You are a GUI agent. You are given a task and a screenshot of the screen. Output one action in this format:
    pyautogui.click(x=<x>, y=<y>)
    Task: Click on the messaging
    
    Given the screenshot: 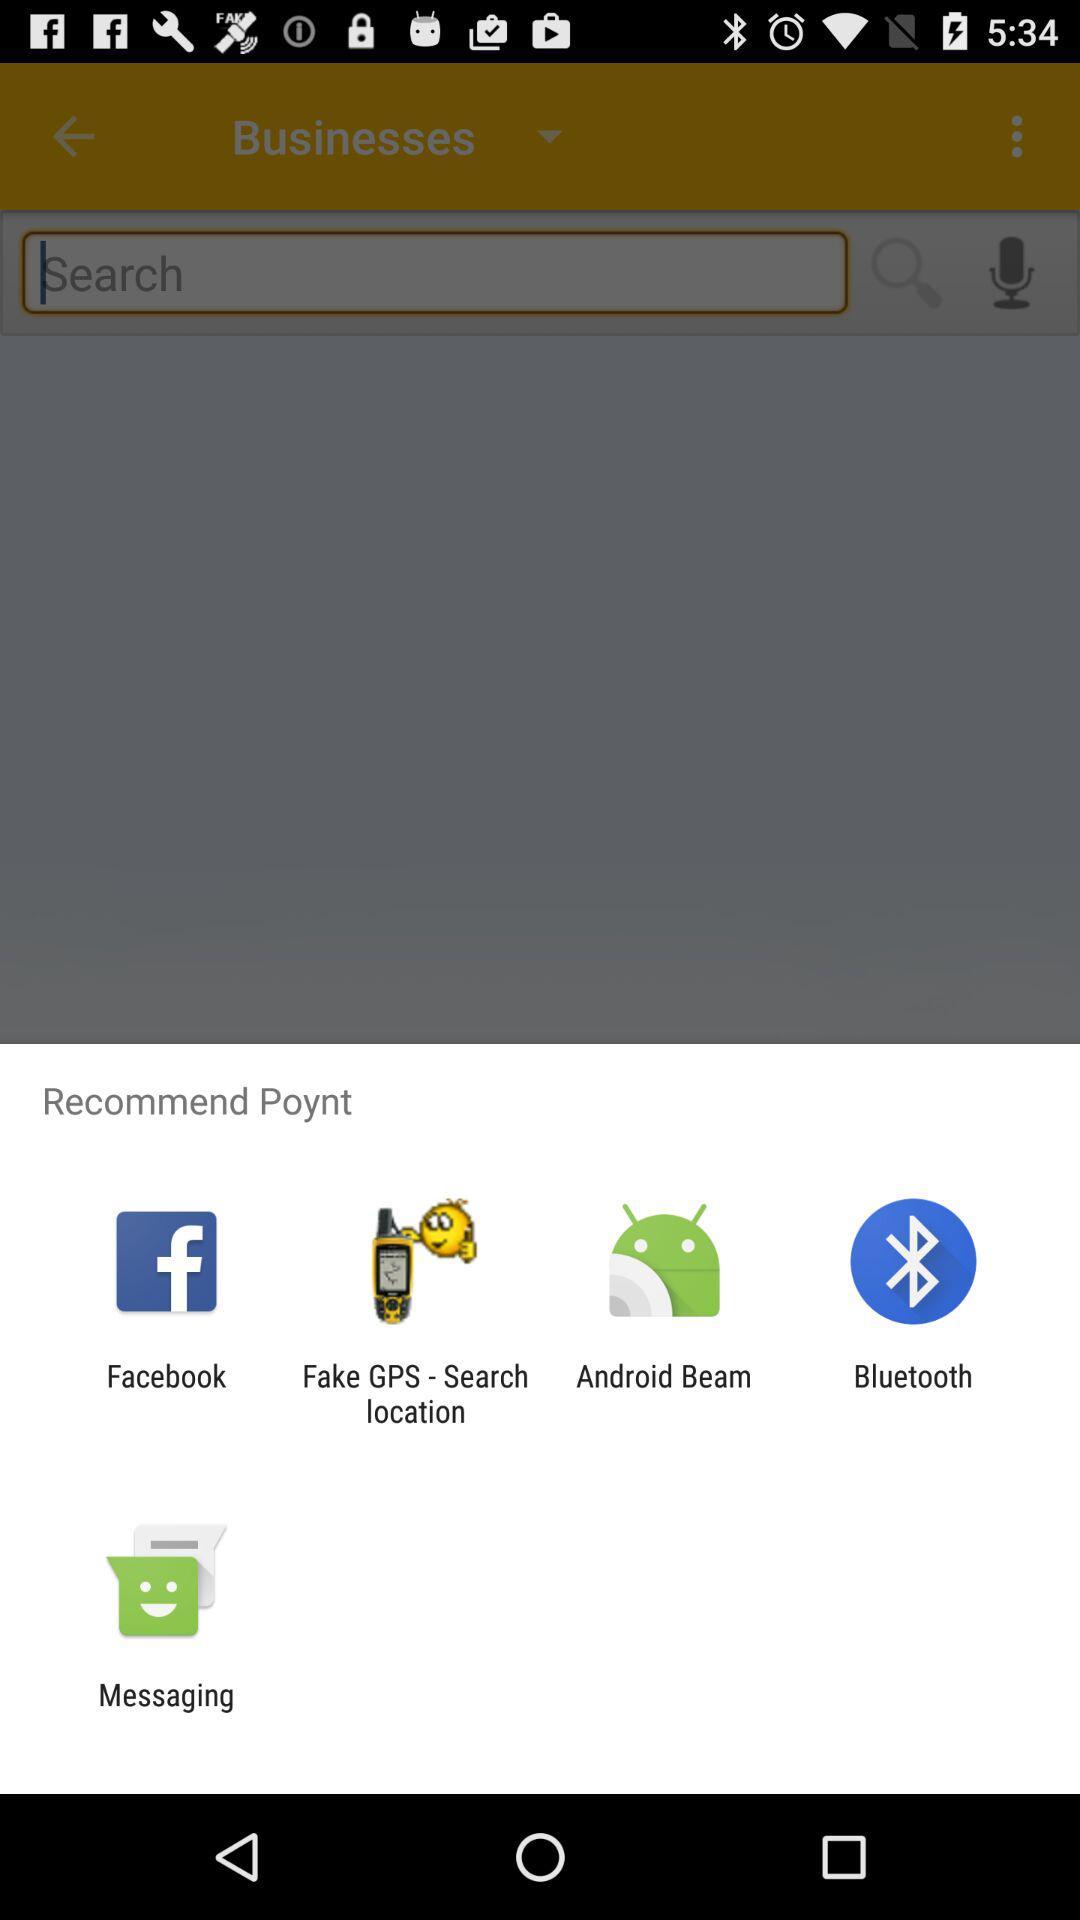 What is the action you would take?
    pyautogui.click(x=165, y=1711)
    